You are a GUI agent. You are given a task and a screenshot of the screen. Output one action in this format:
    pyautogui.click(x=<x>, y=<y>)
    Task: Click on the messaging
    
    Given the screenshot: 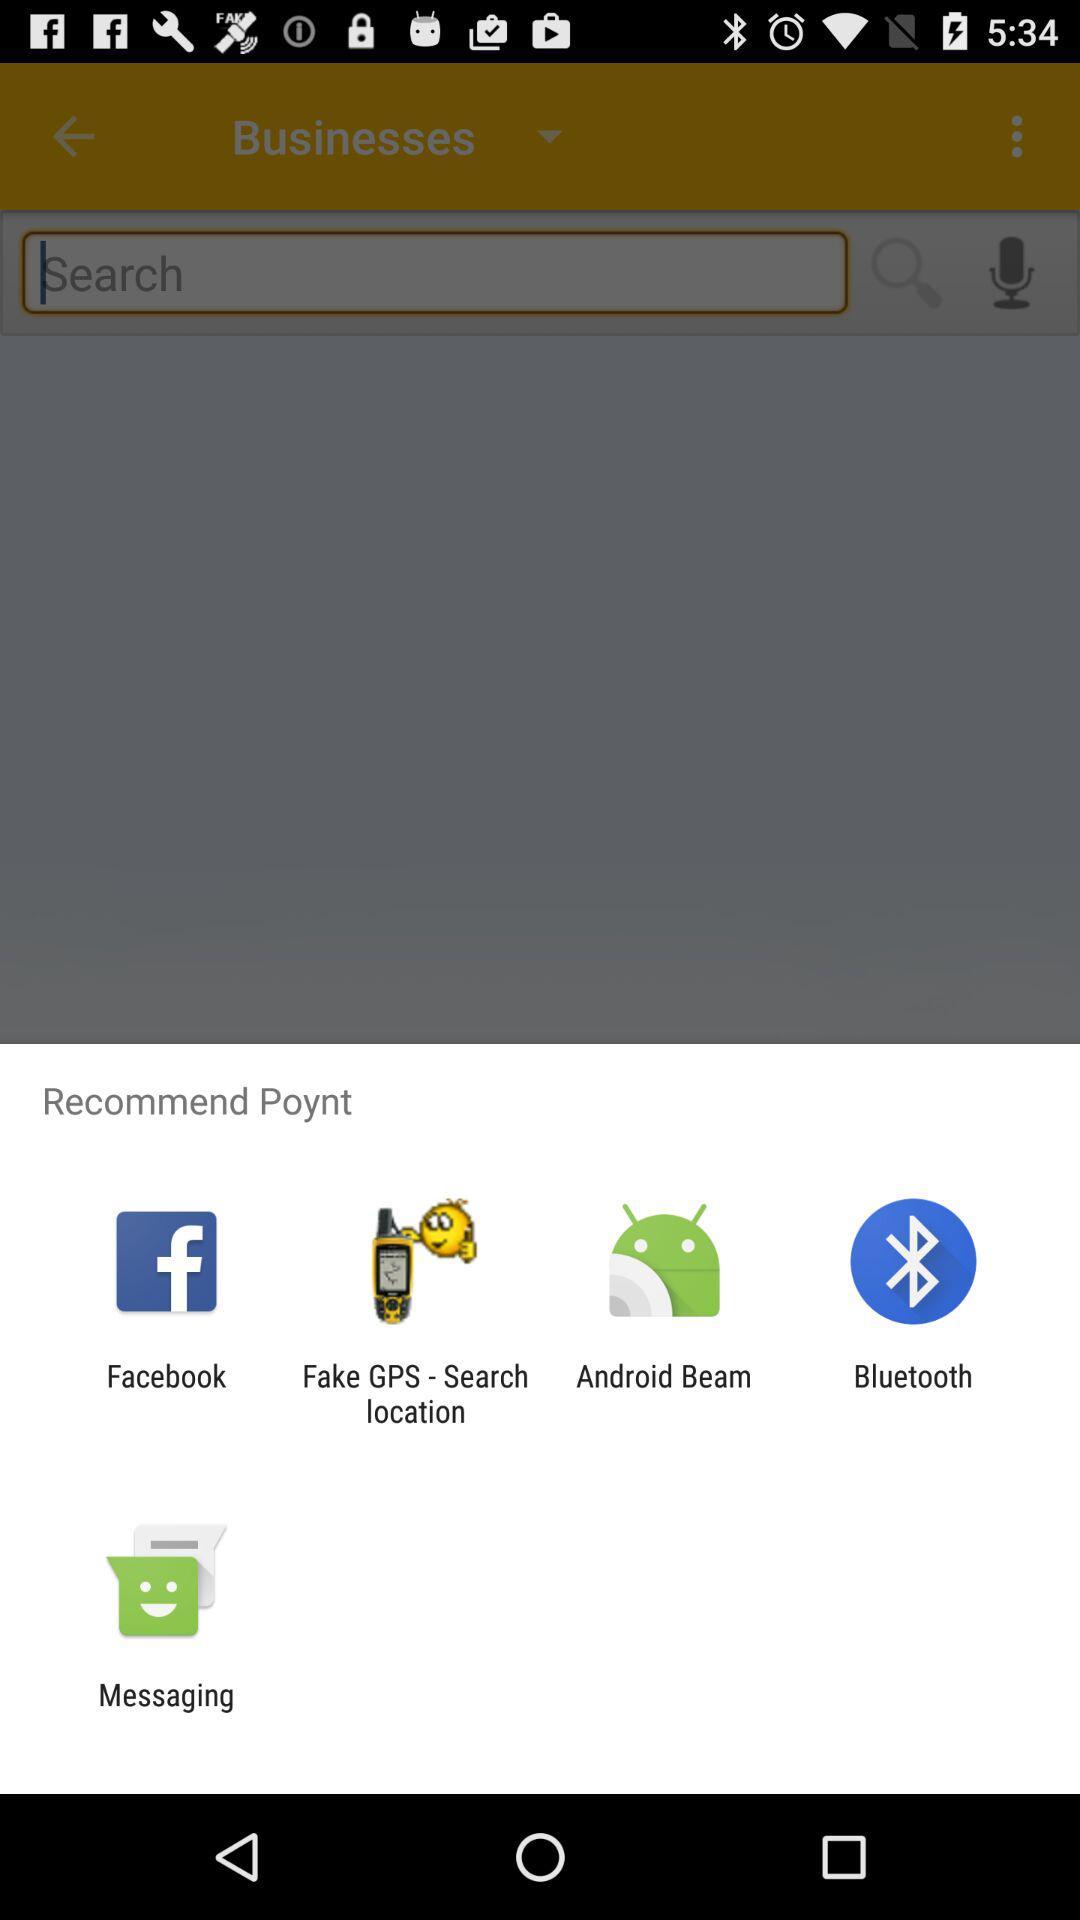 What is the action you would take?
    pyautogui.click(x=165, y=1711)
    